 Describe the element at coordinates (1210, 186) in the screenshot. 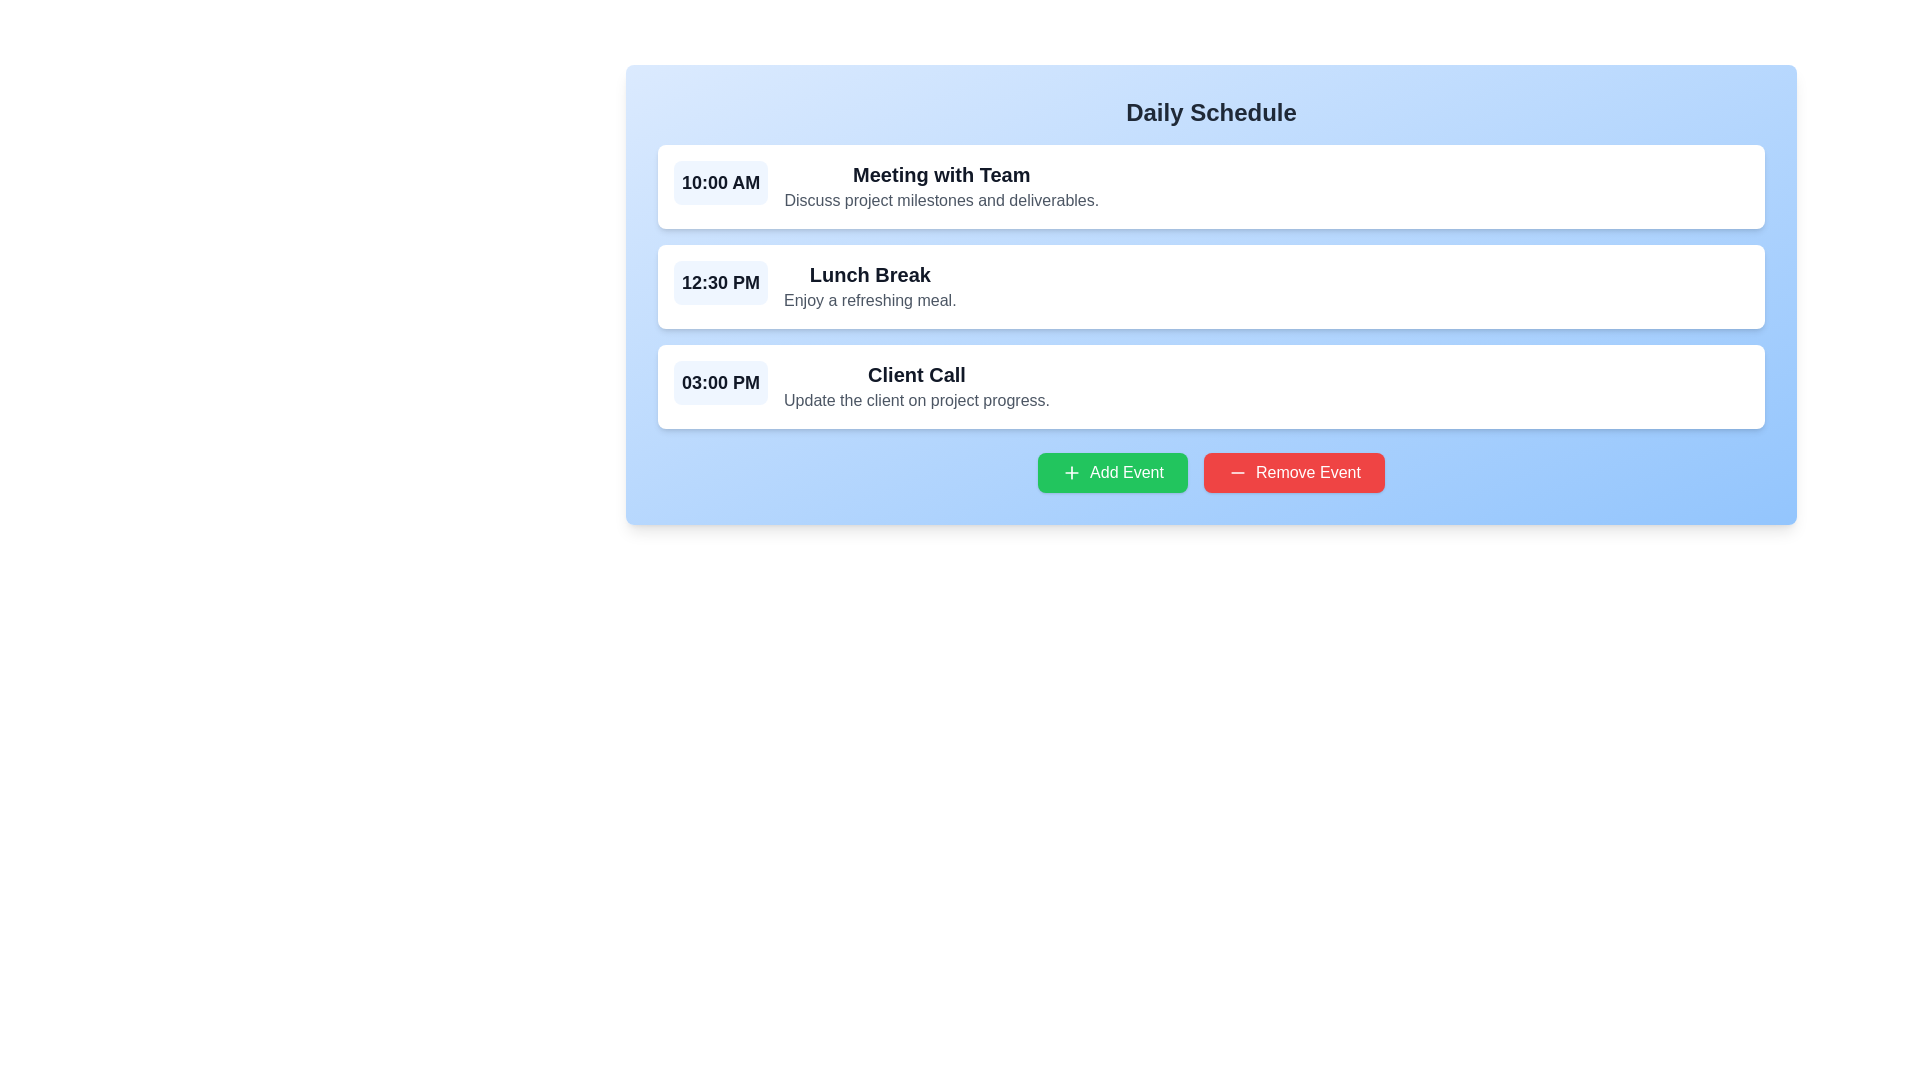

I see `and drop the scheduled event card located at the top of the vertical list beneath 'Daily Schedule'` at that location.